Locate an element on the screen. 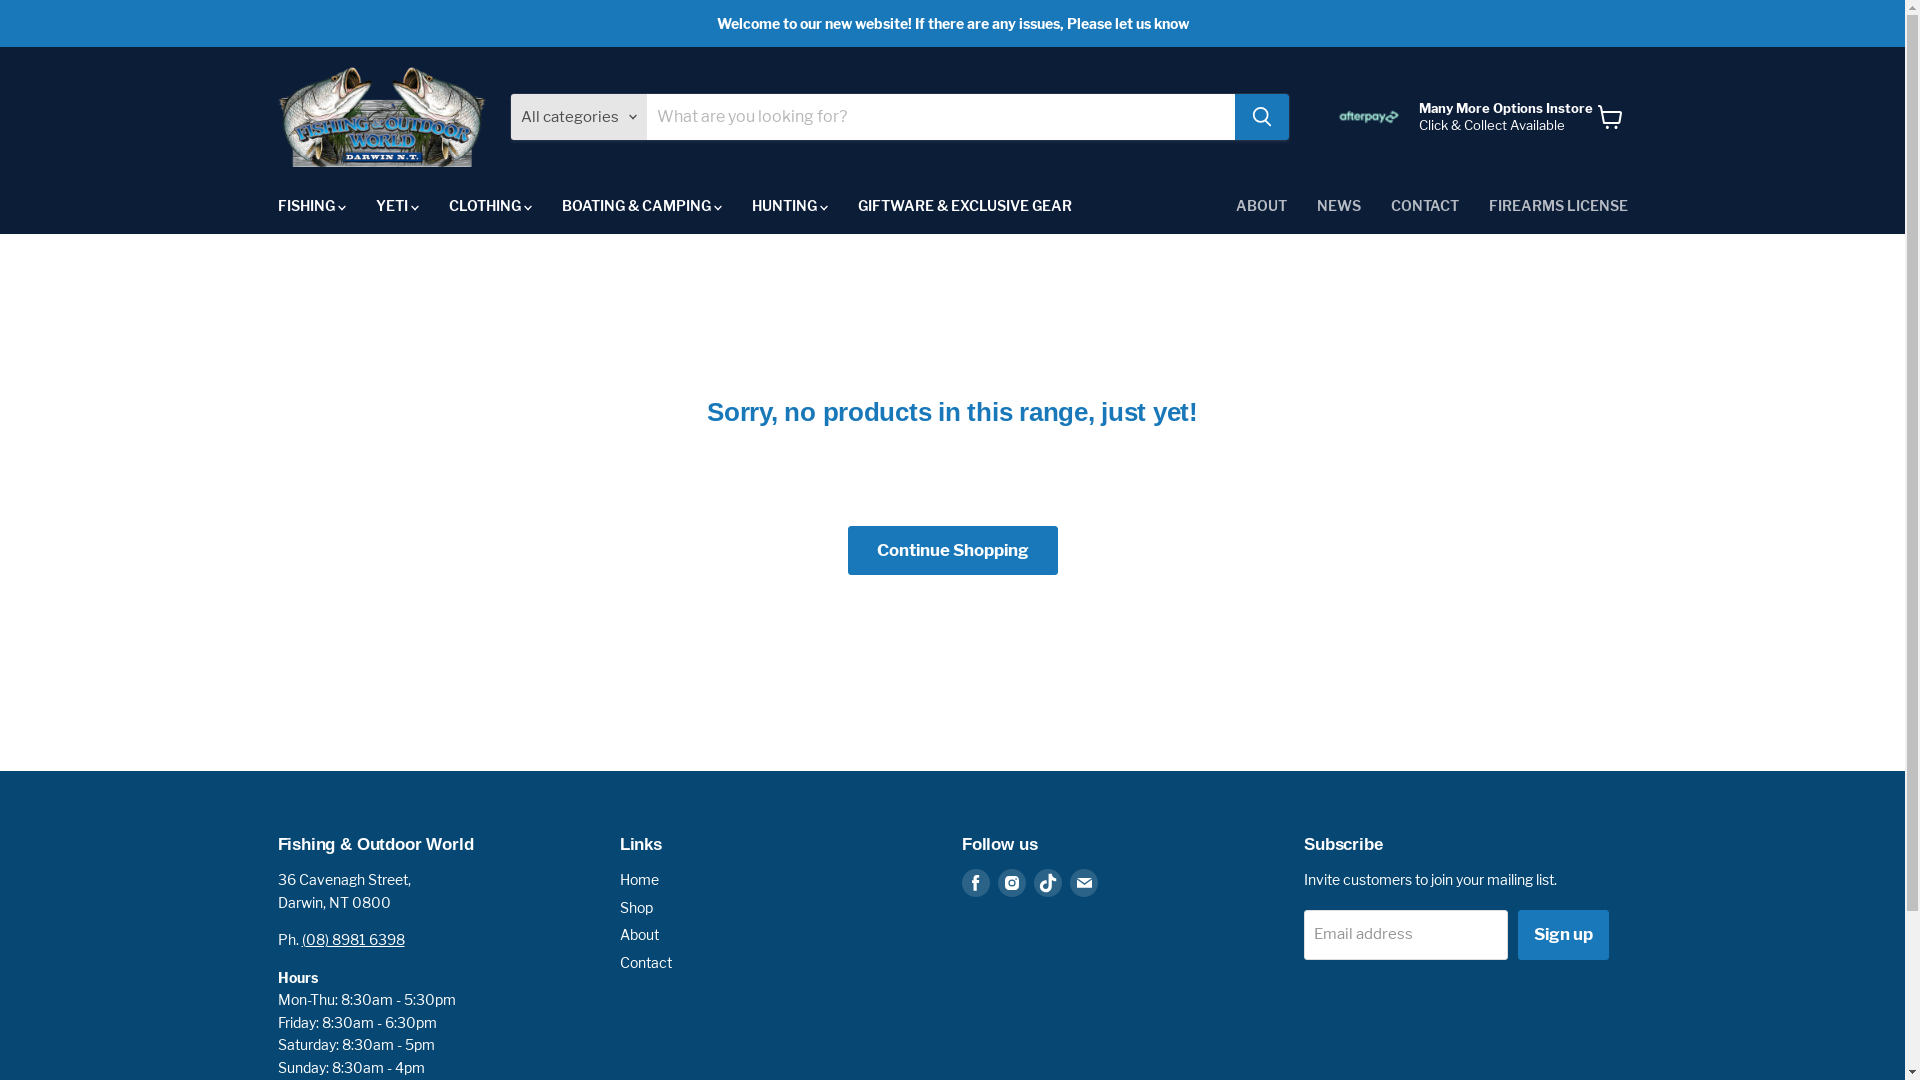 The width and height of the screenshot is (1920, 1080). 'ABOUT' is located at coordinates (1259, 205).